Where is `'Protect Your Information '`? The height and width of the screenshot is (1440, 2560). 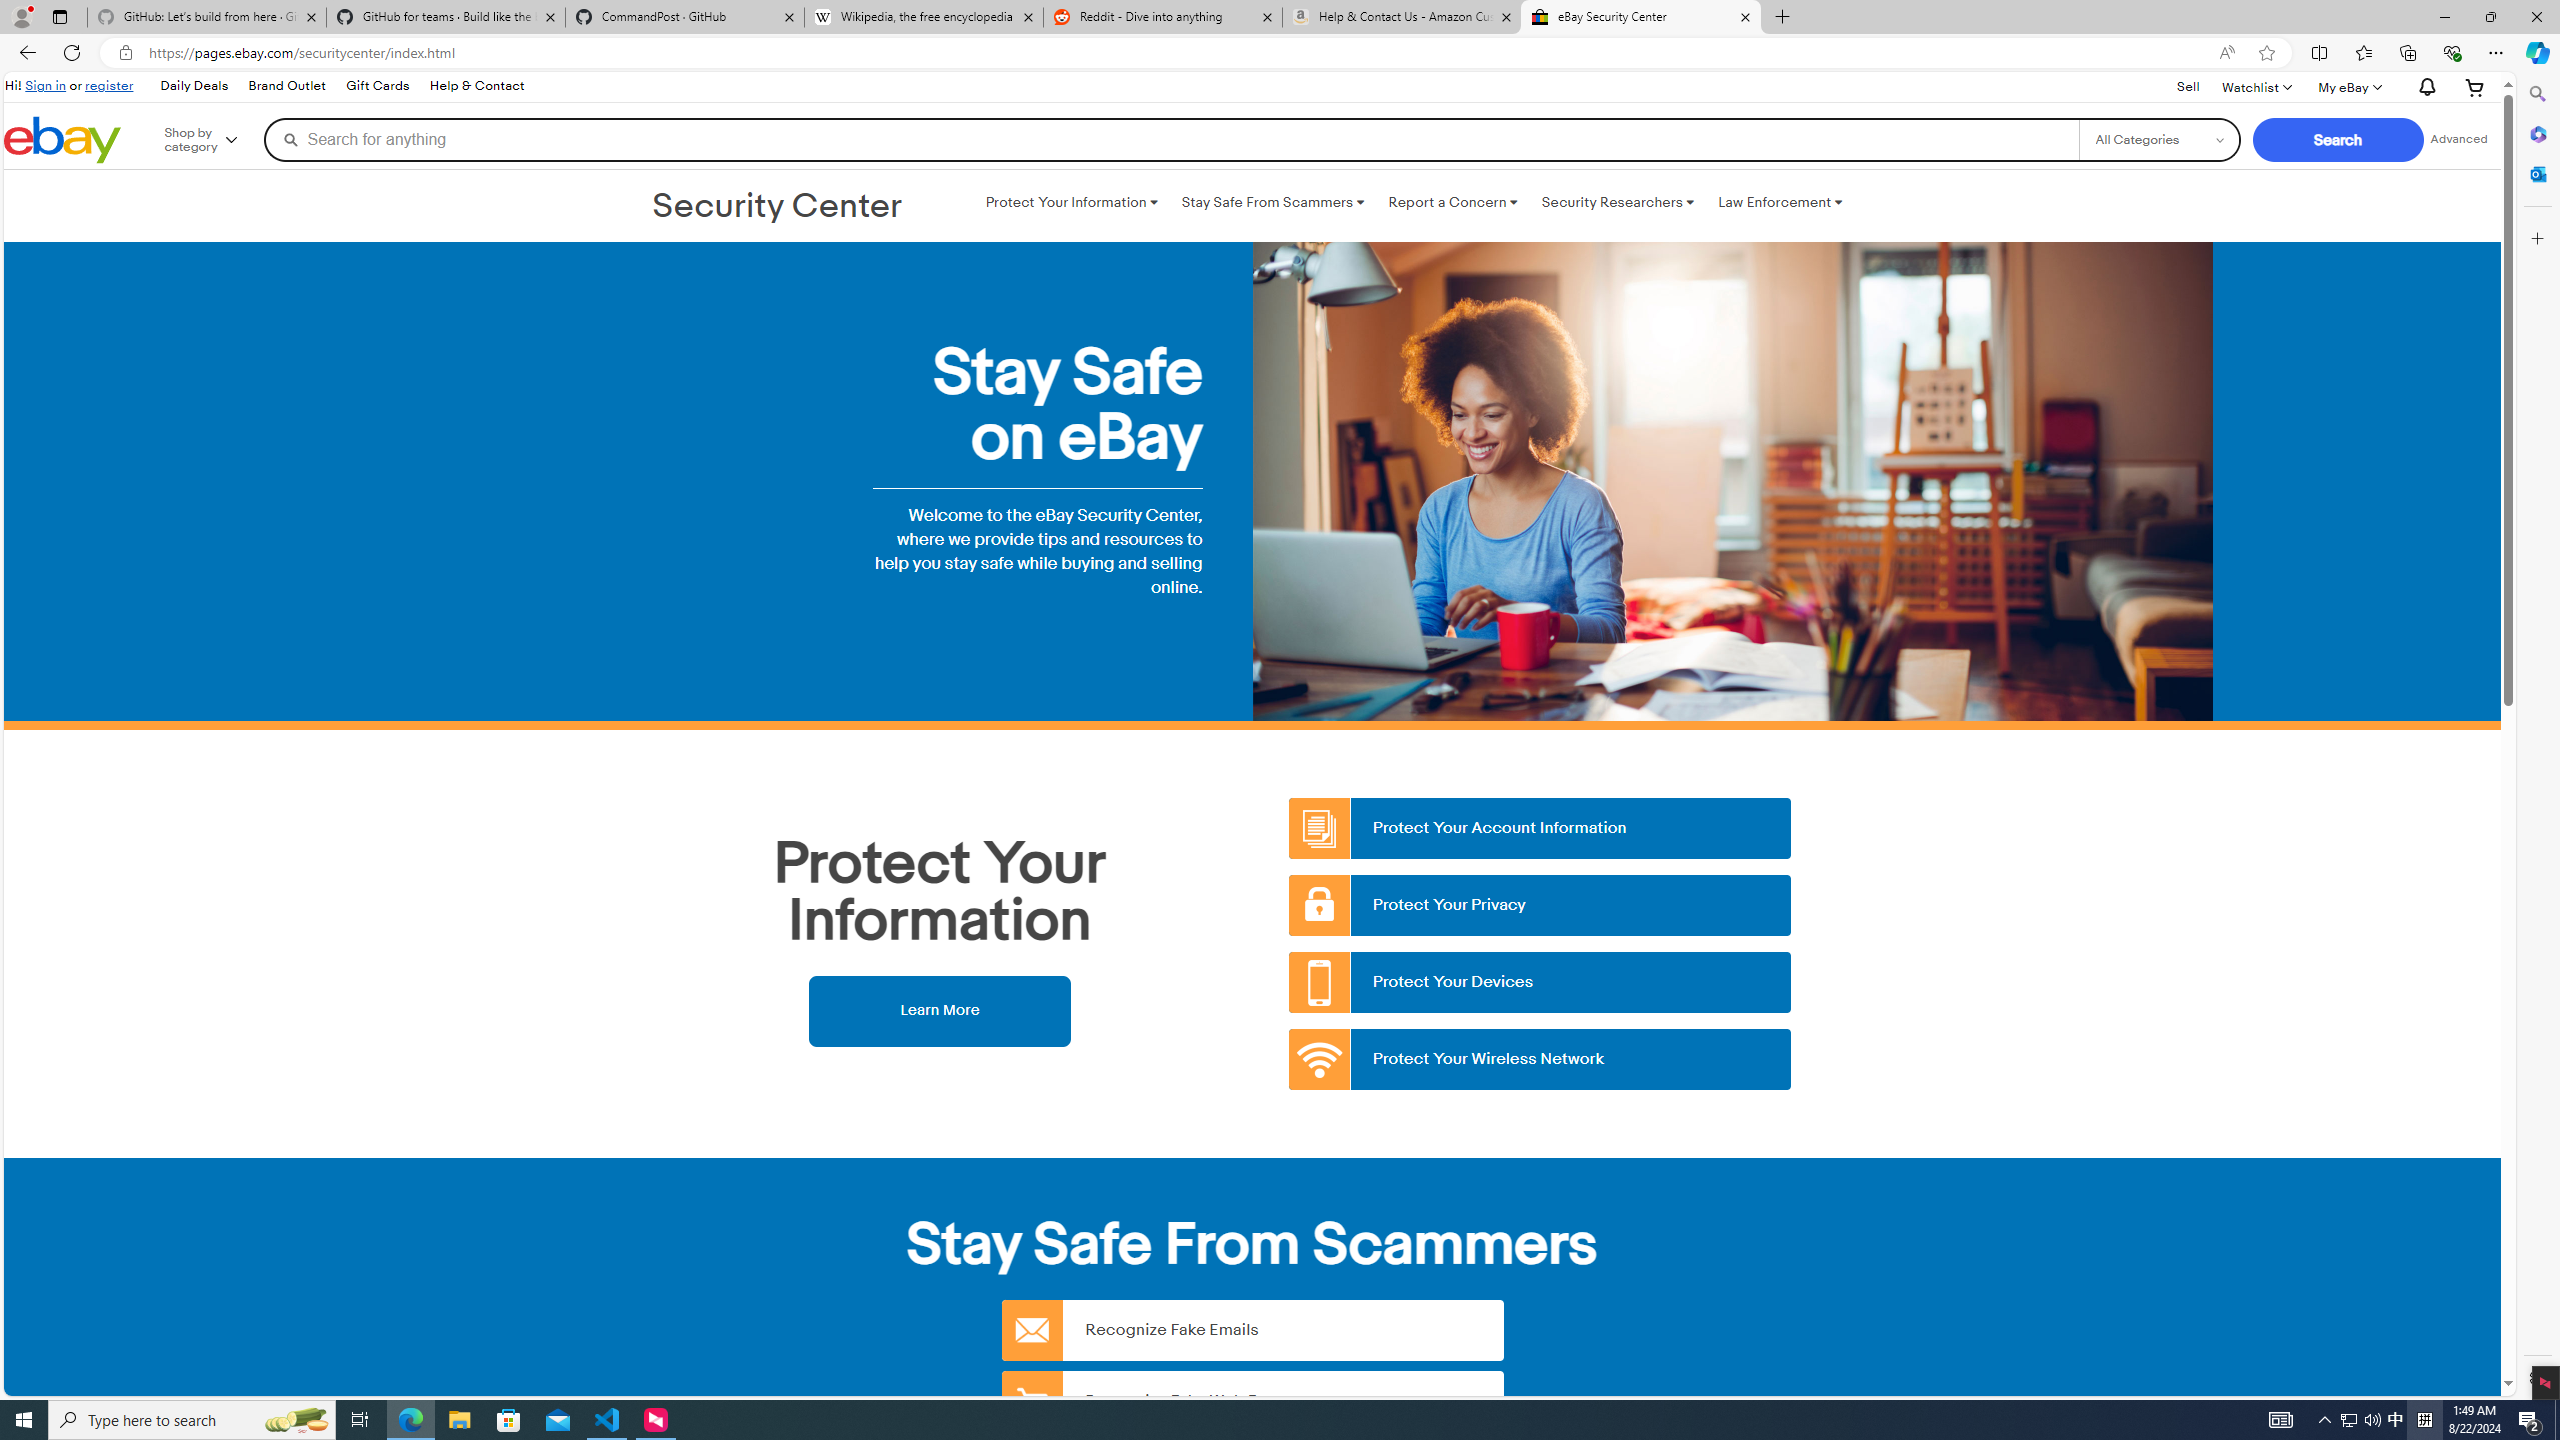
'Protect Your Information ' is located at coordinates (1071, 202).